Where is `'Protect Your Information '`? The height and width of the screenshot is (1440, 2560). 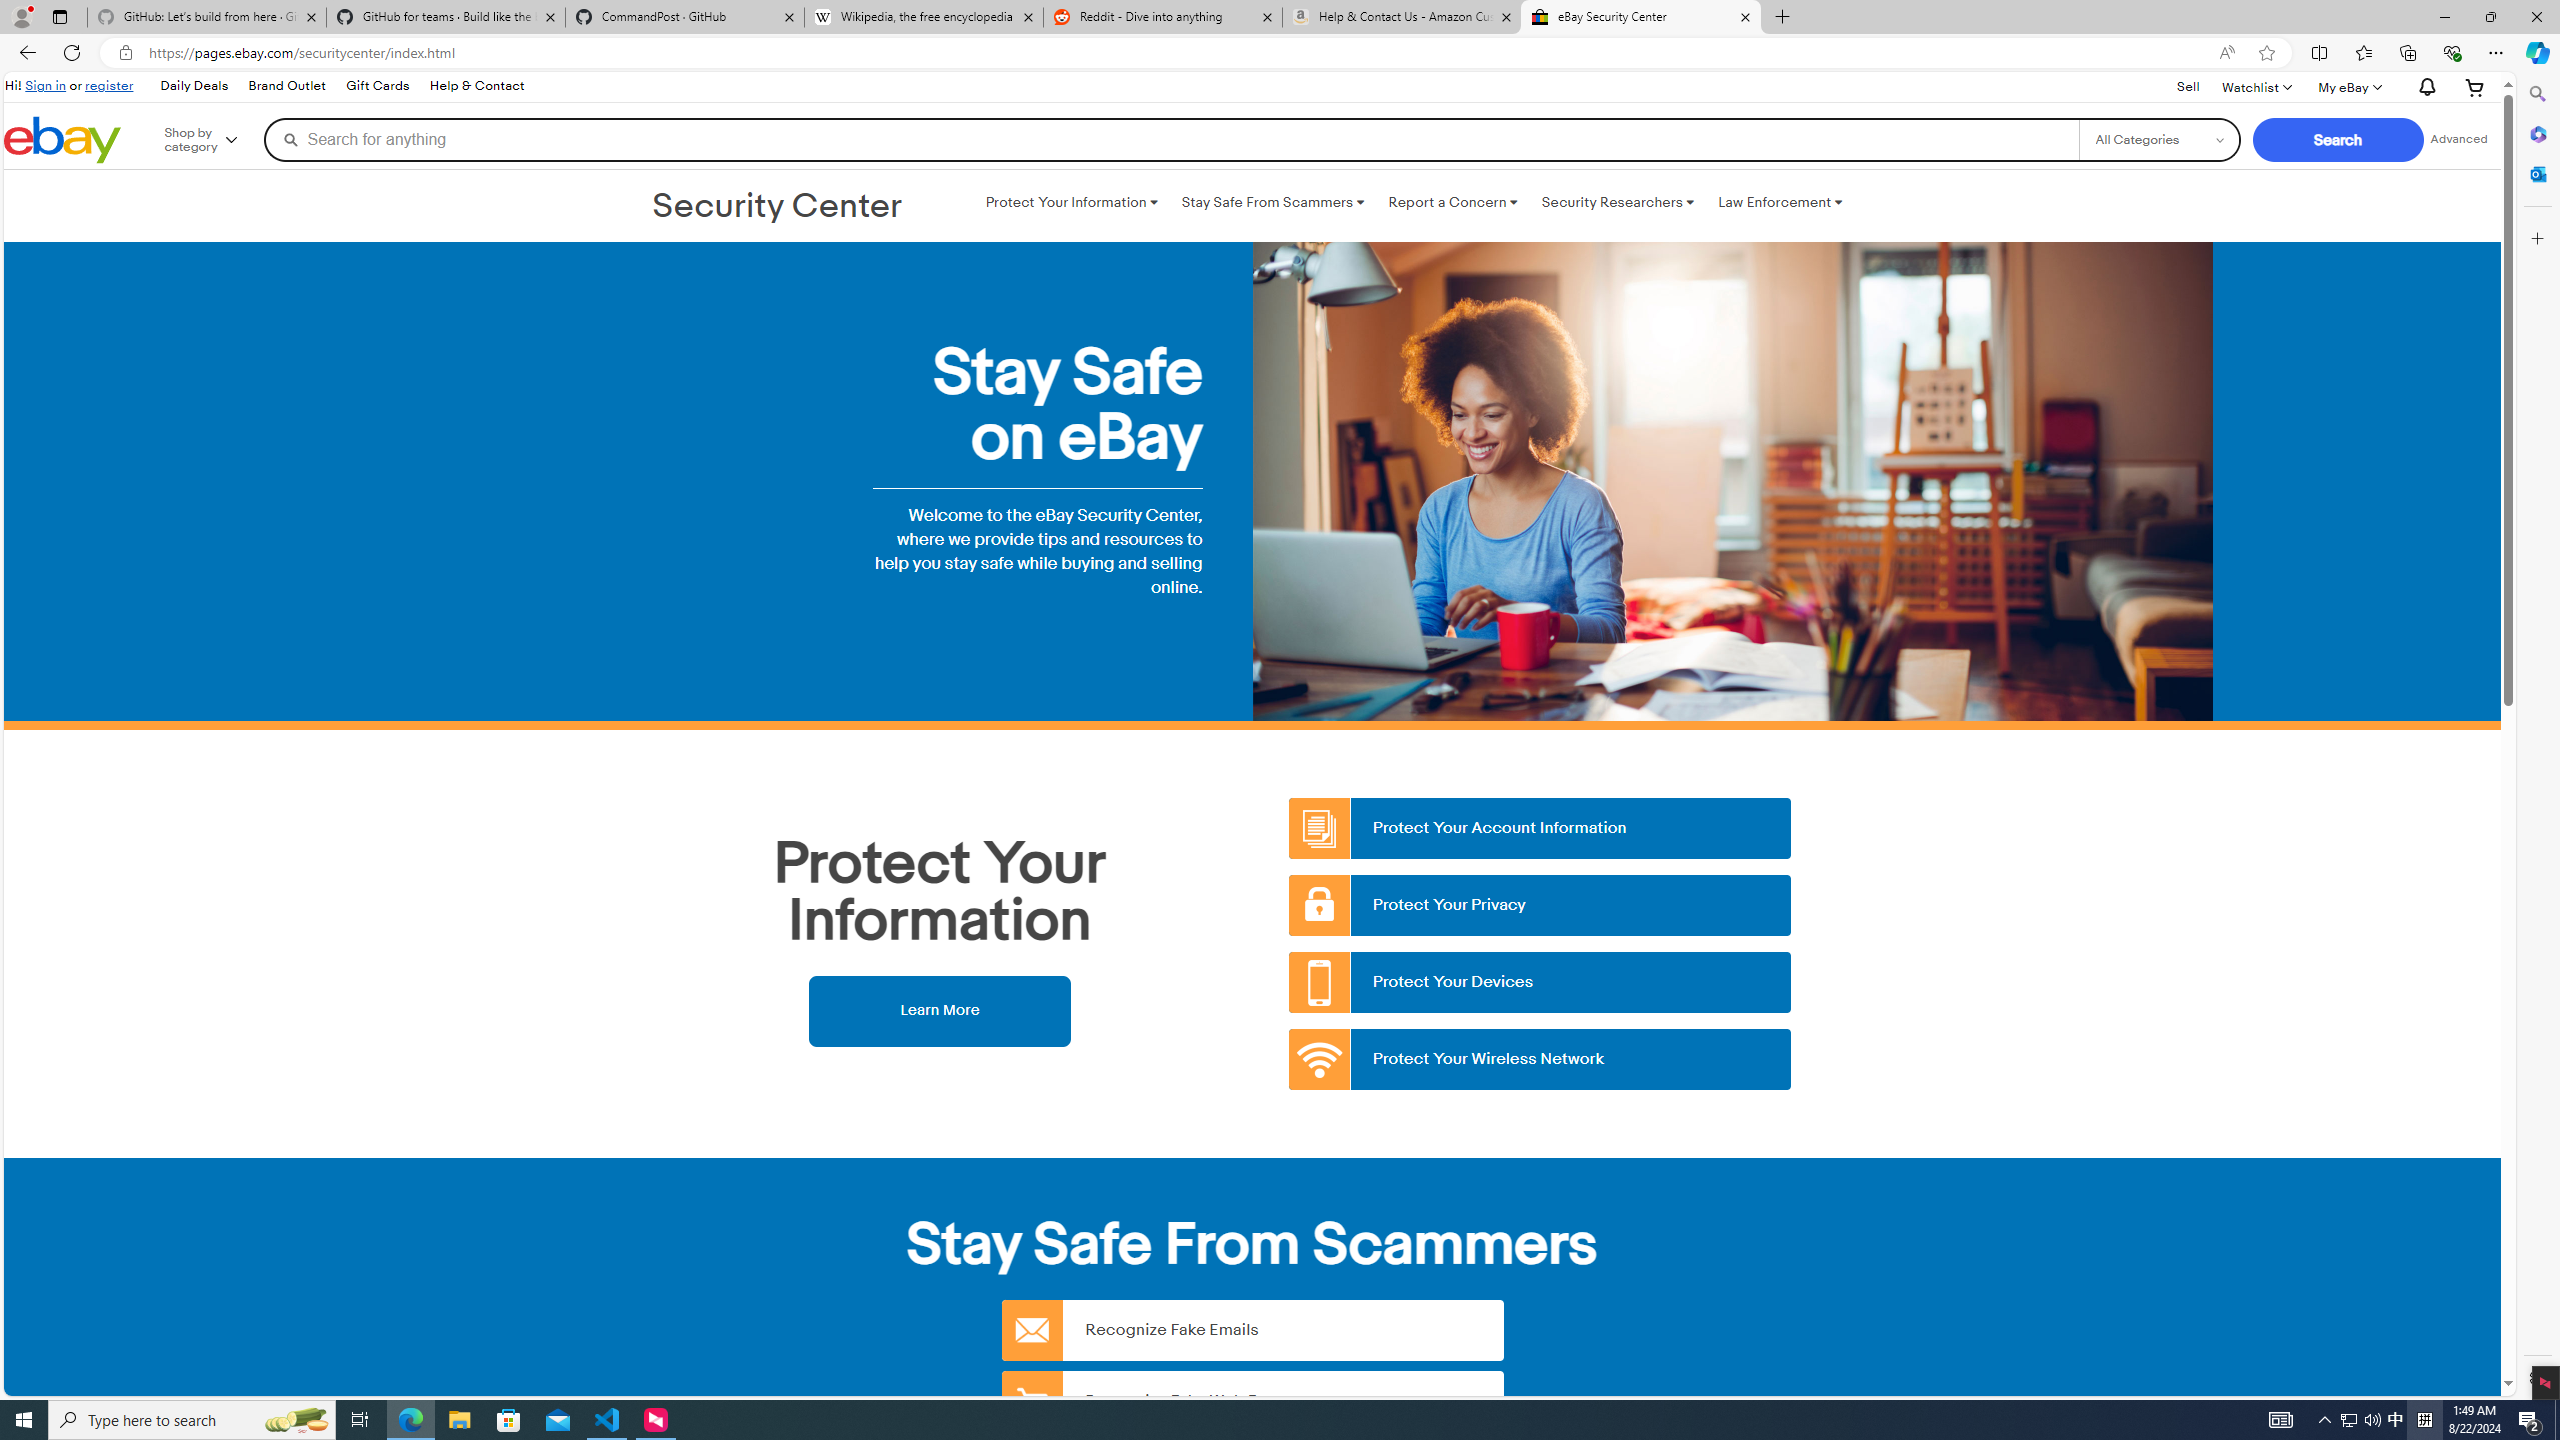
'Protect Your Information ' is located at coordinates (1071, 202).